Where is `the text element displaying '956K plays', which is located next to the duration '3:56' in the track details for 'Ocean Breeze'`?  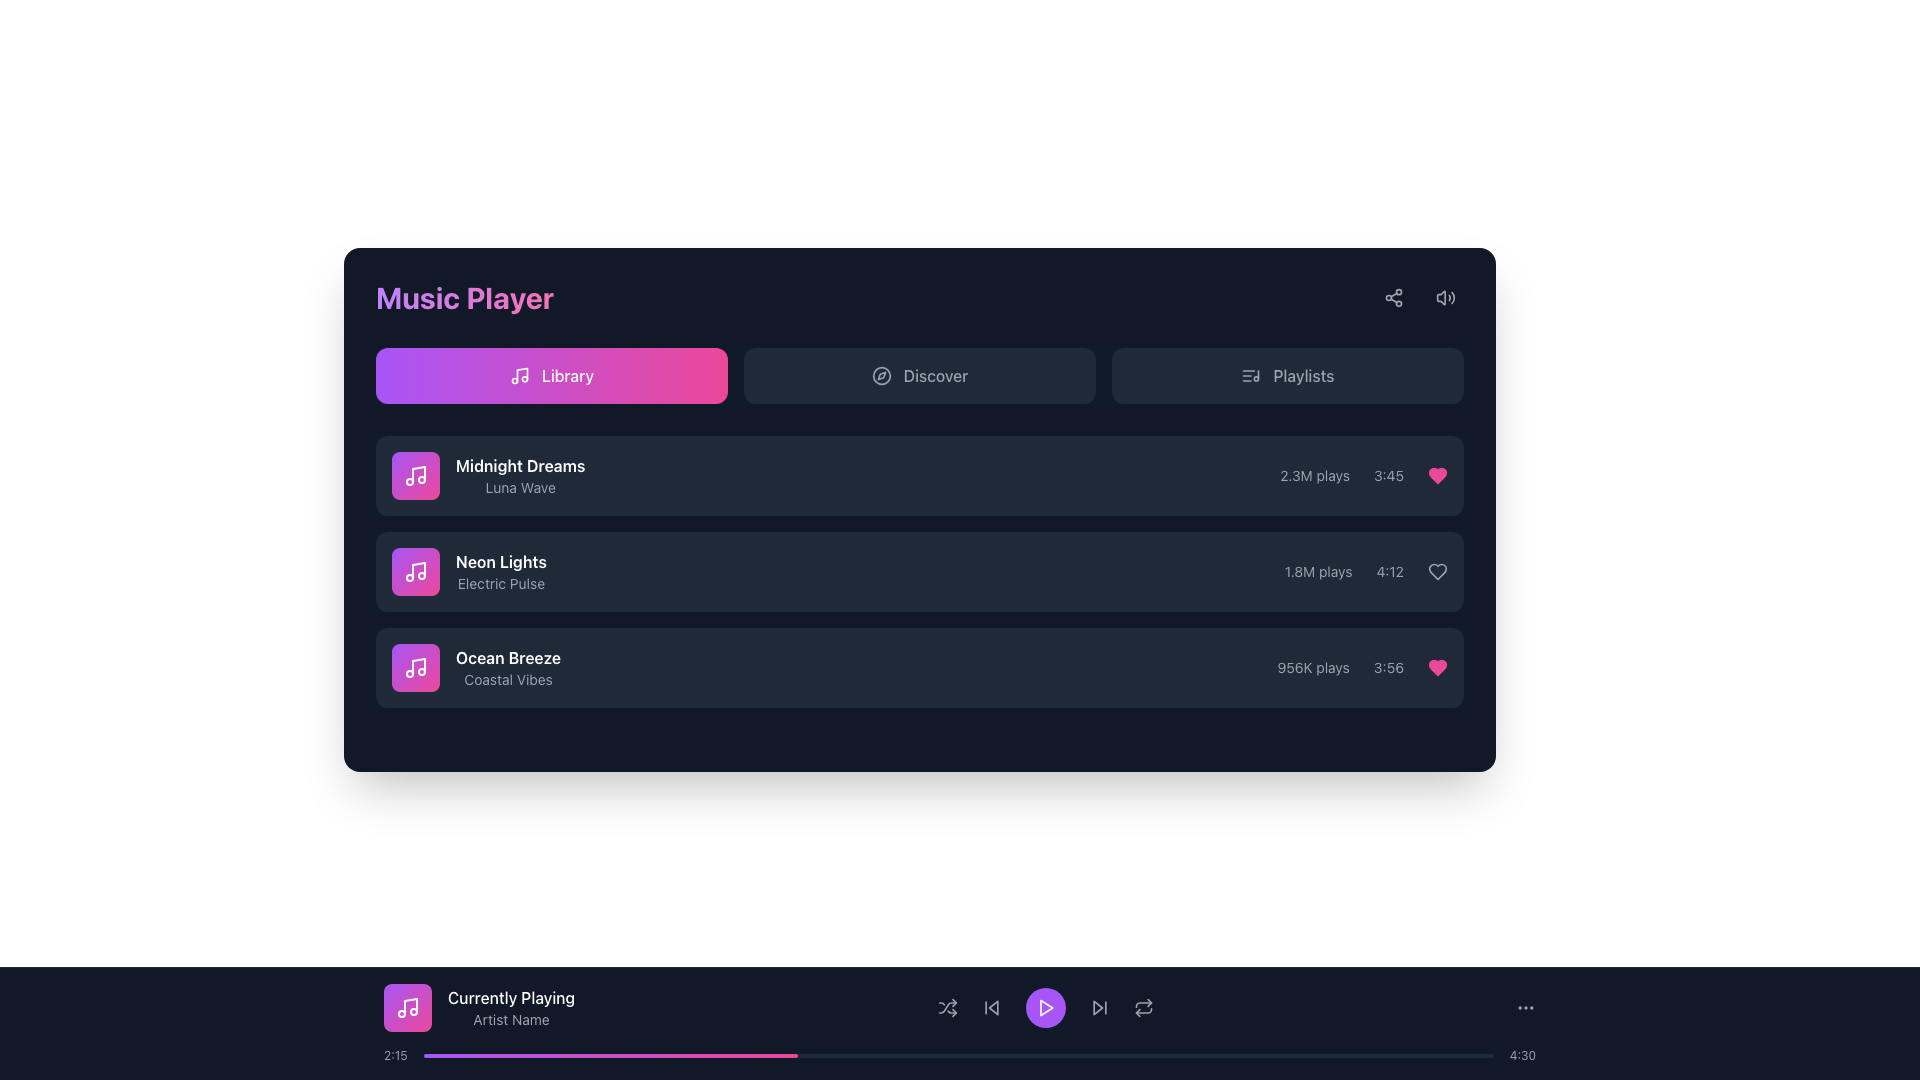 the text element displaying '956K plays', which is located next to the duration '3:56' in the track details for 'Ocean Breeze' is located at coordinates (1313, 667).